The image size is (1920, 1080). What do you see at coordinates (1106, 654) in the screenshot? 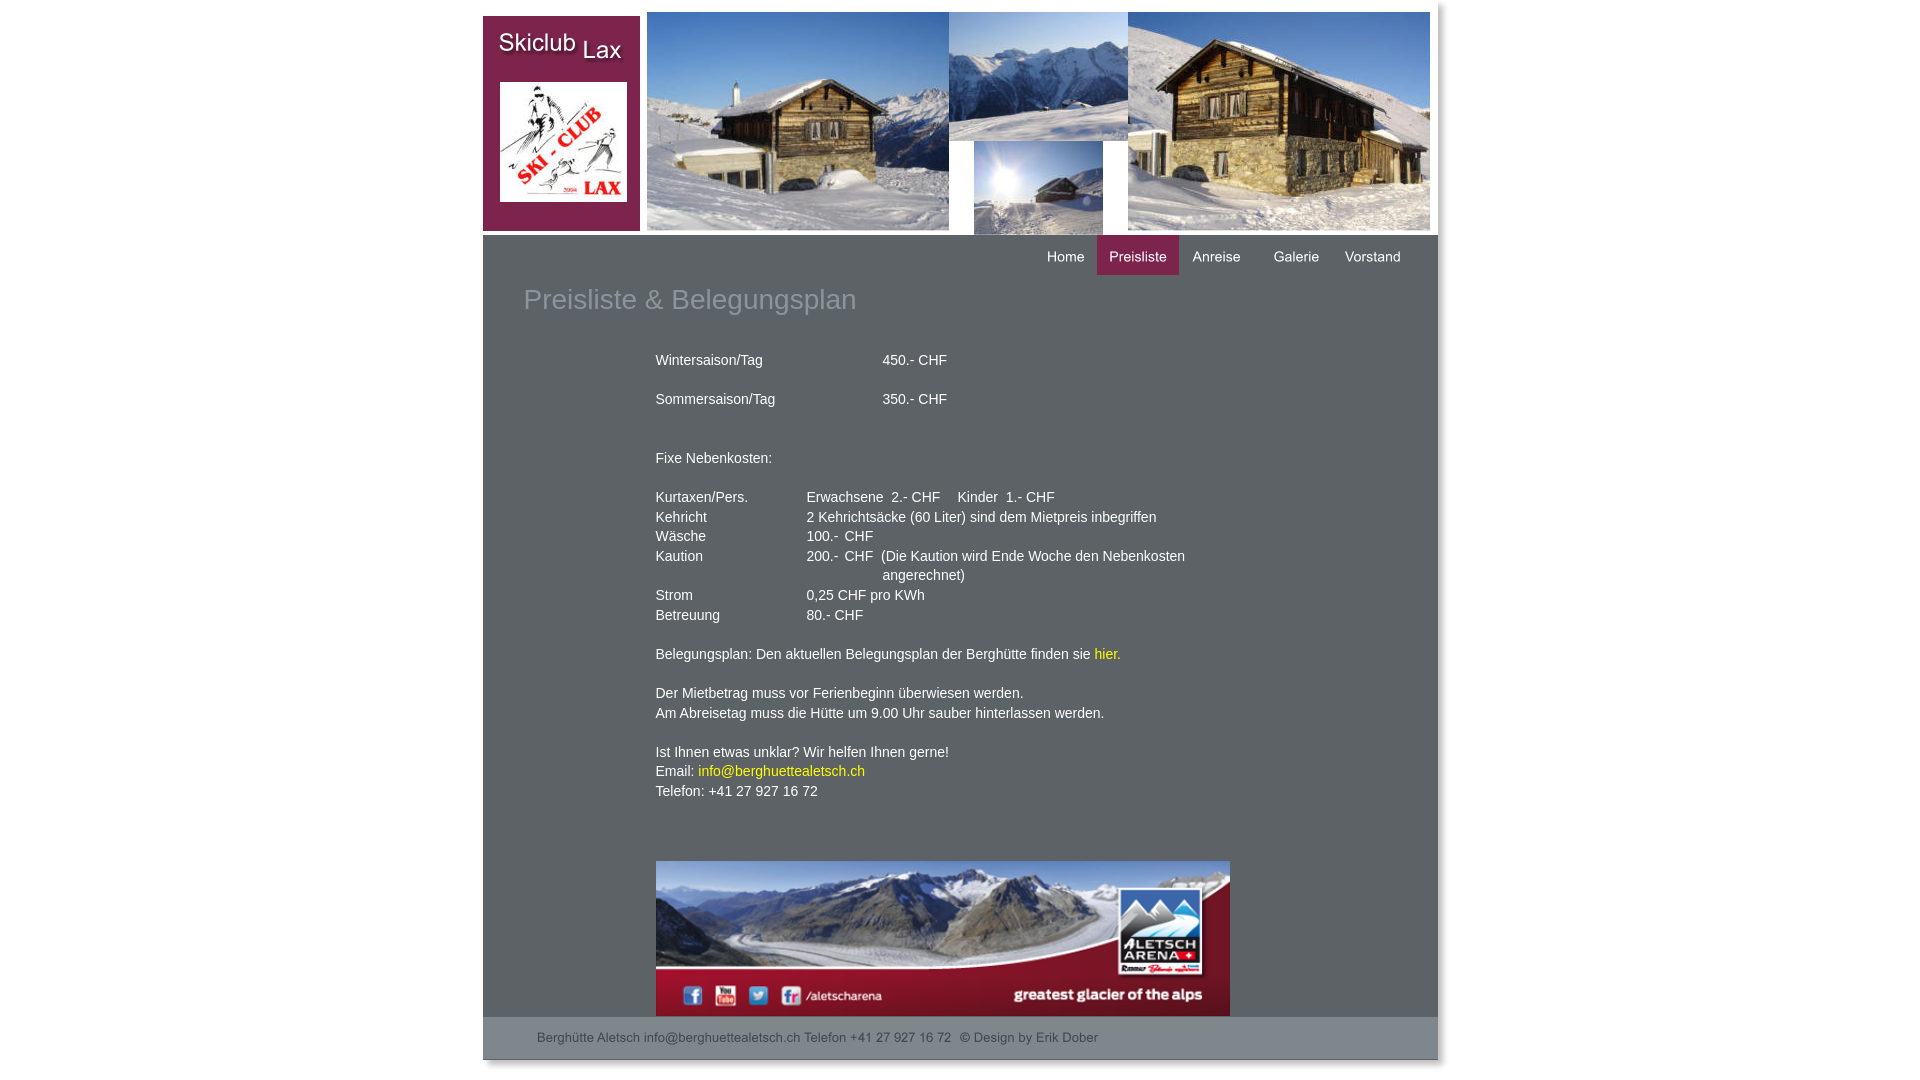
I see `'hier.'` at bounding box center [1106, 654].